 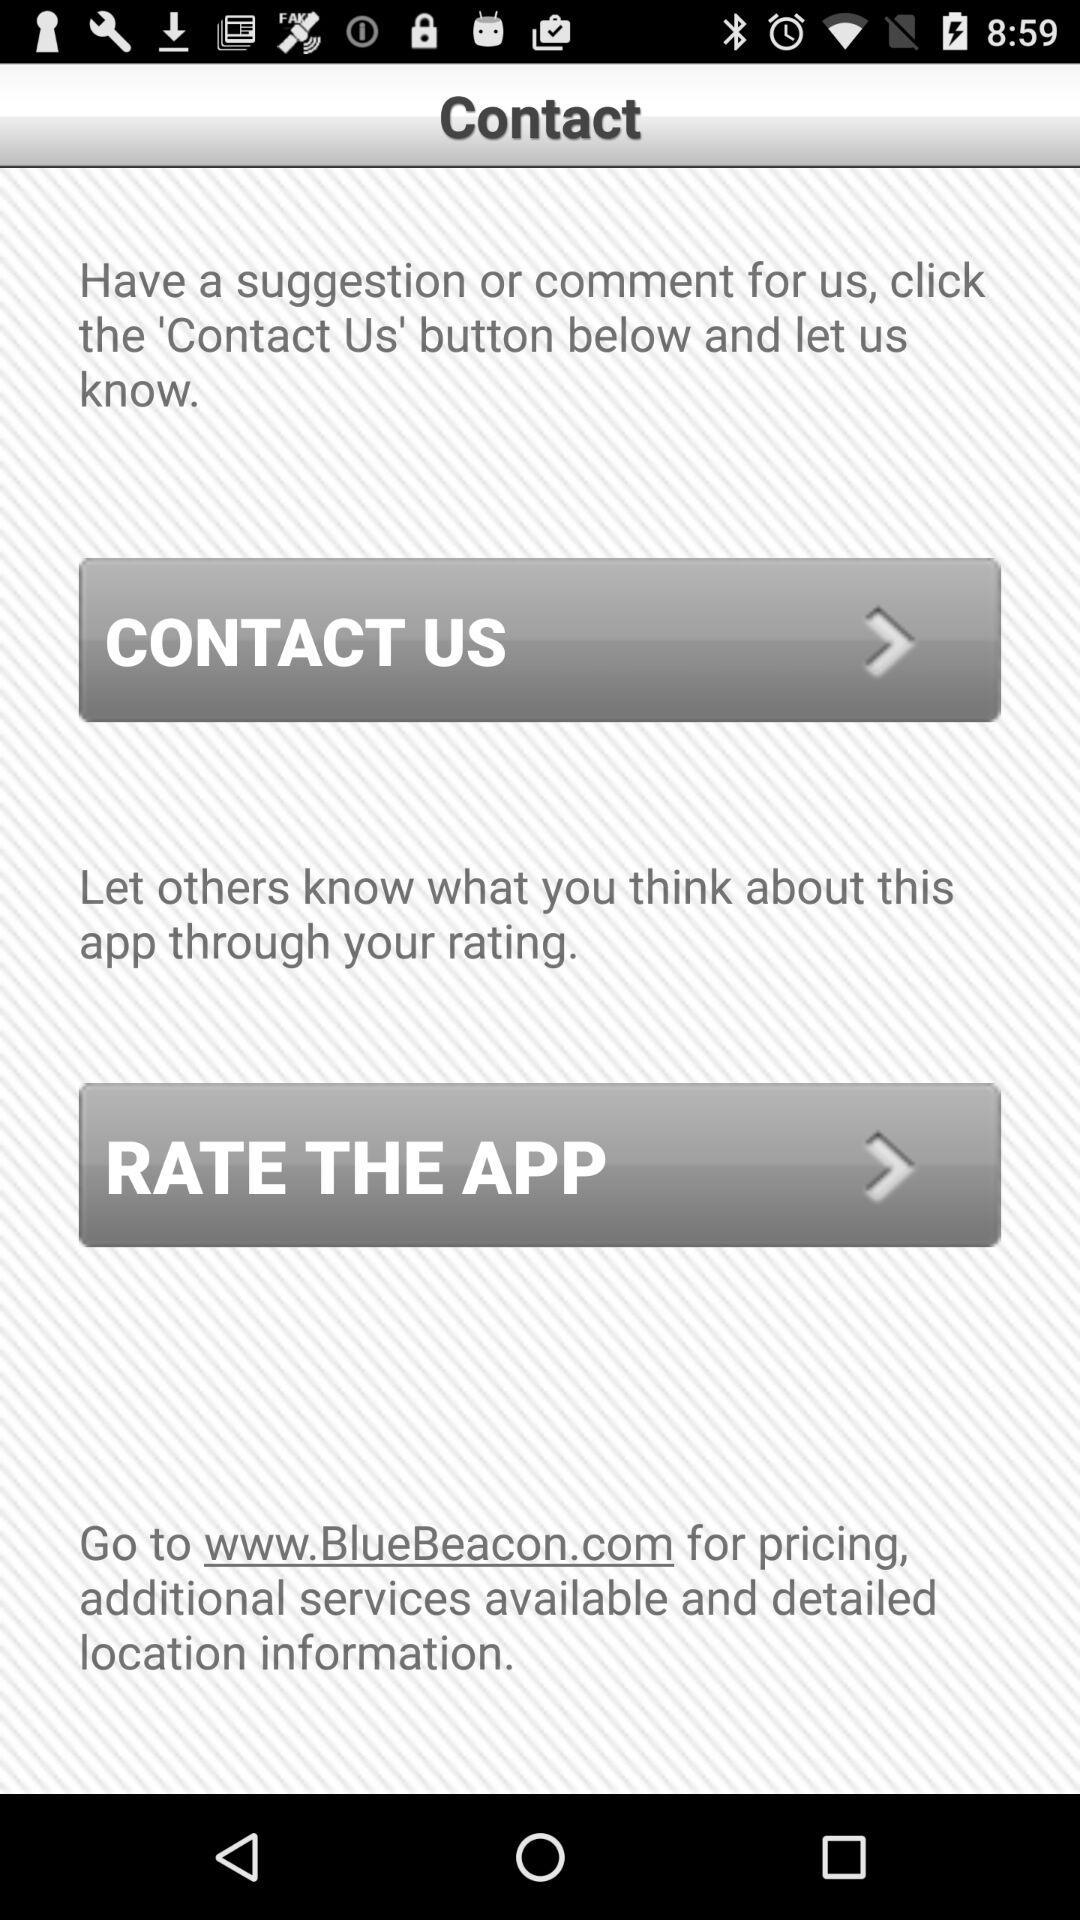 What do you see at coordinates (540, 1165) in the screenshot?
I see `the rate the app icon` at bounding box center [540, 1165].